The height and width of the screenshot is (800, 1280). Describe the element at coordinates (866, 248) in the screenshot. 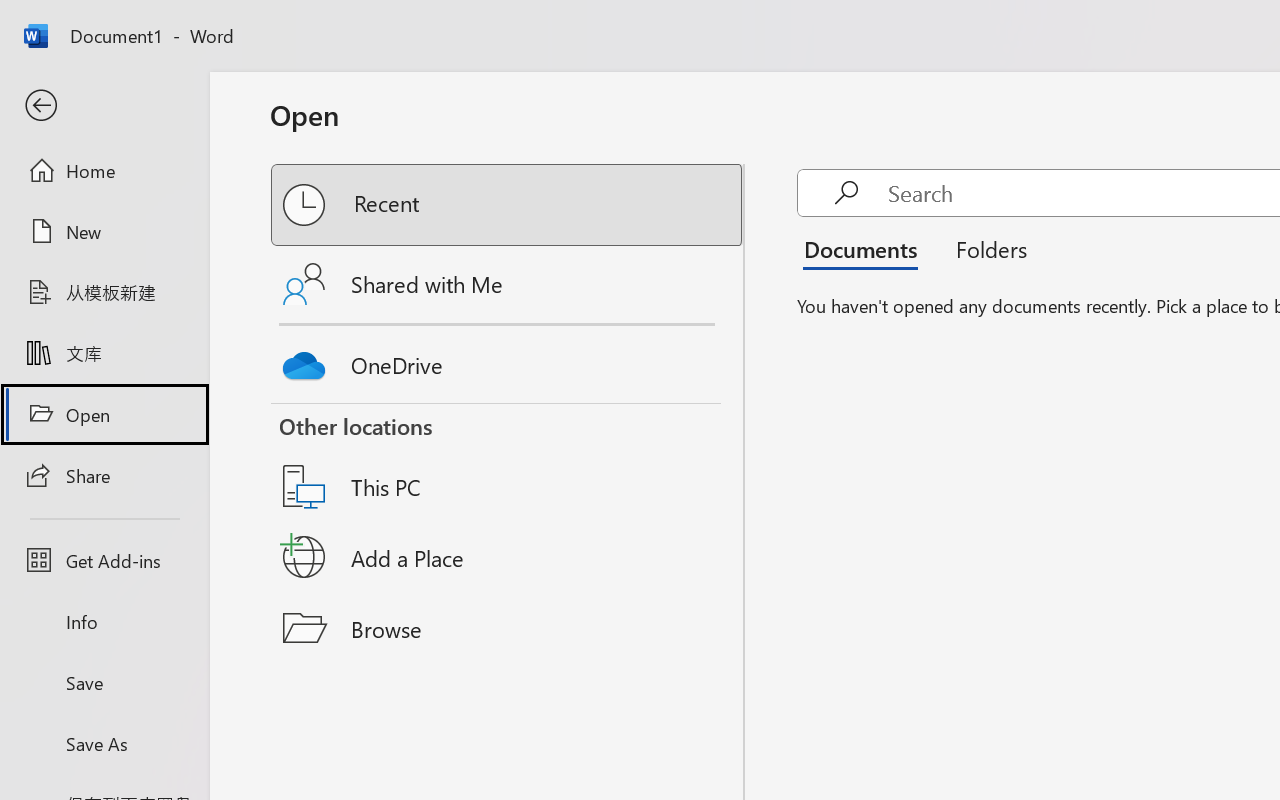

I see `'Documents'` at that location.